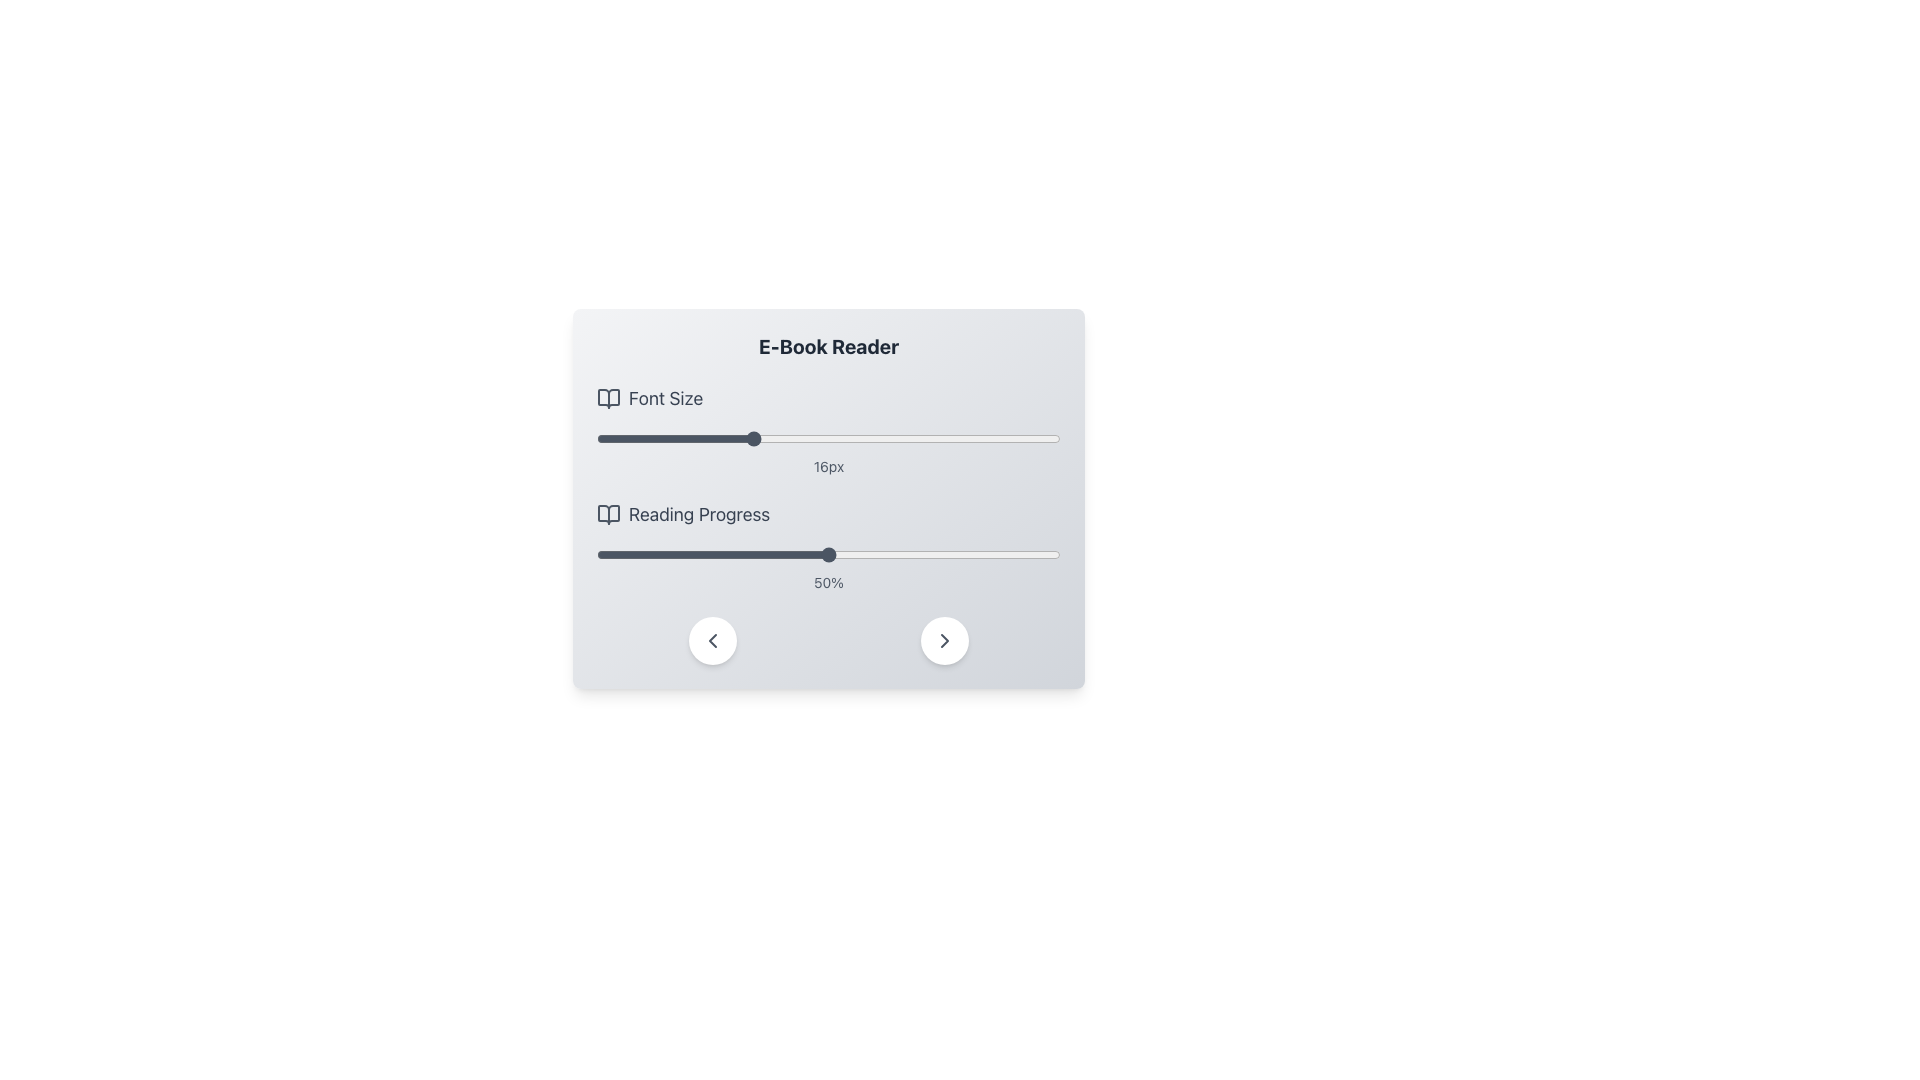  What do you see at coordinates (674, 438) in the screenshot?
I see `the font size` at bounding box center [674, 438].